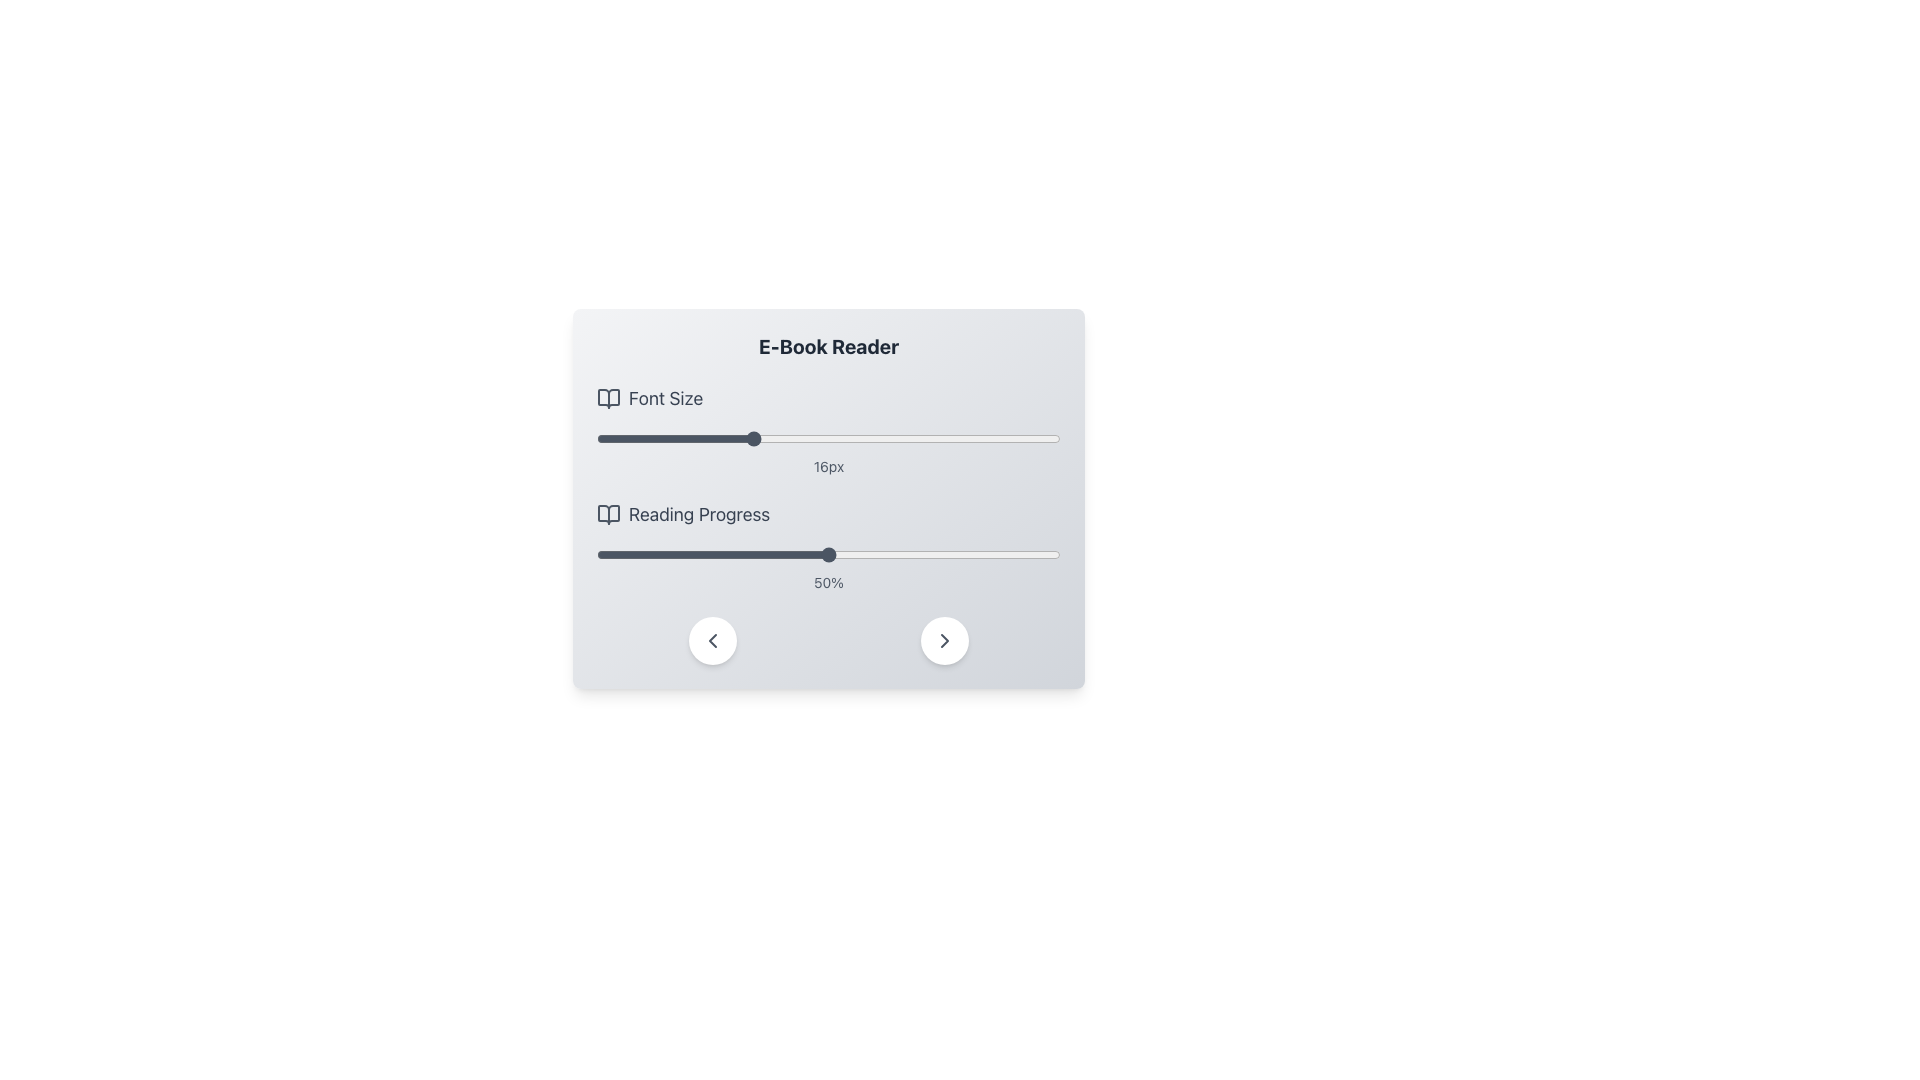  What do you see at coordinates (674, 438) in the screenshot?
I see `the font size` at bounding box center [674, 438].